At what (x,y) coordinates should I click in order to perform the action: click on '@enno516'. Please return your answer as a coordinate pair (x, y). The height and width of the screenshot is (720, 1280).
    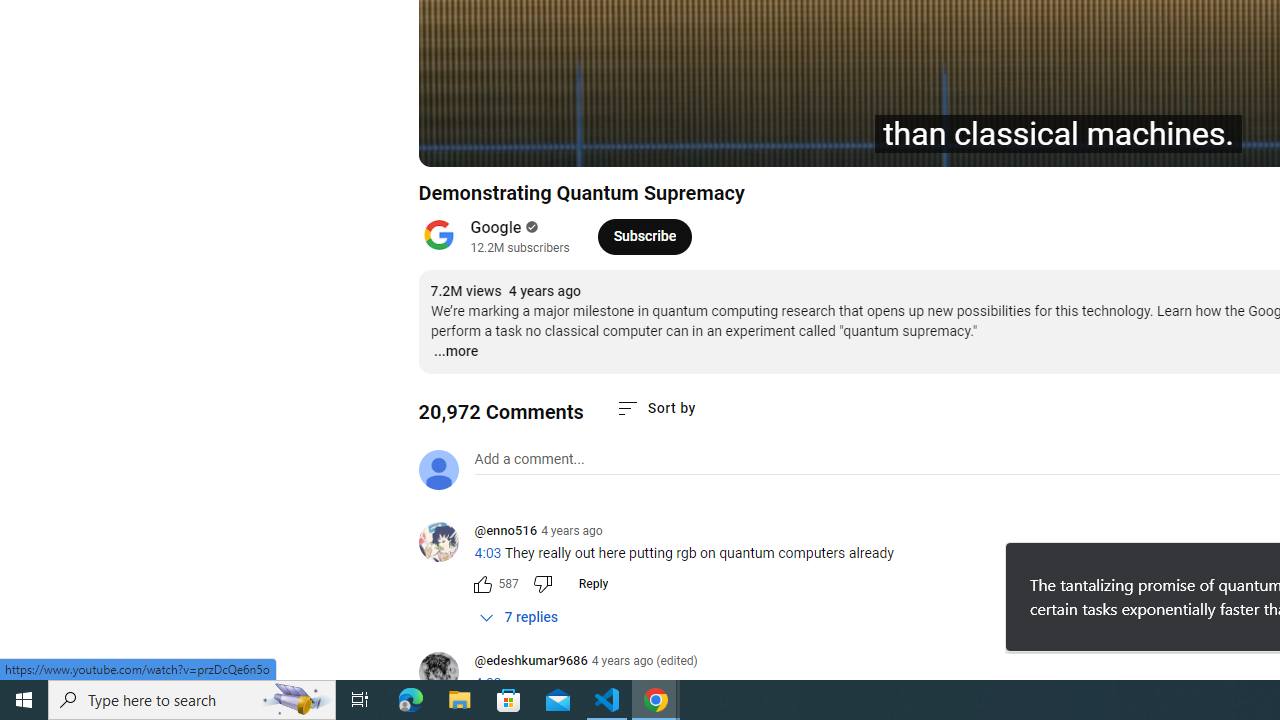
    Looking at the image, I should click on (445, 543).